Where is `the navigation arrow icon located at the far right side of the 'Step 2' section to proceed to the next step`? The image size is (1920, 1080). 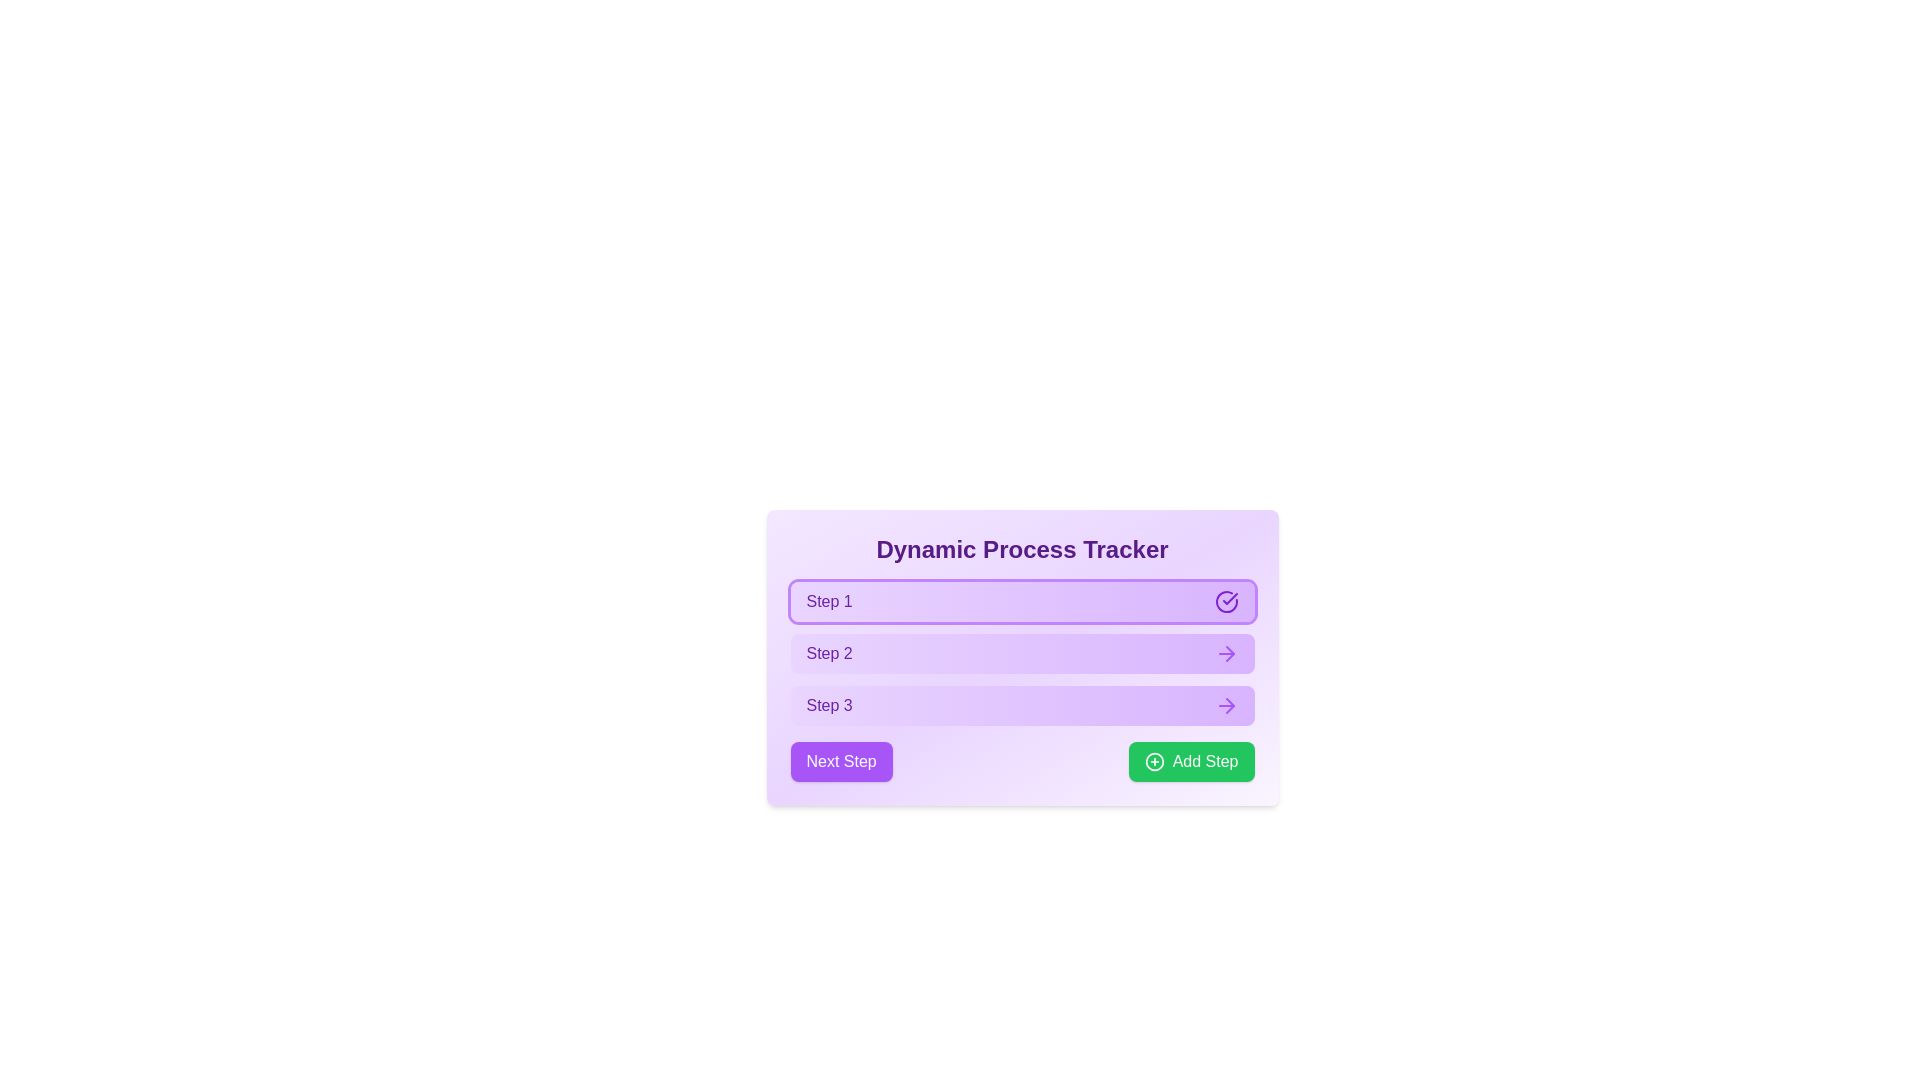
the navigation arrow icon located at the far right side of the 'Step 2' section to proceed to the next step is located at coordinates (1225, 654).